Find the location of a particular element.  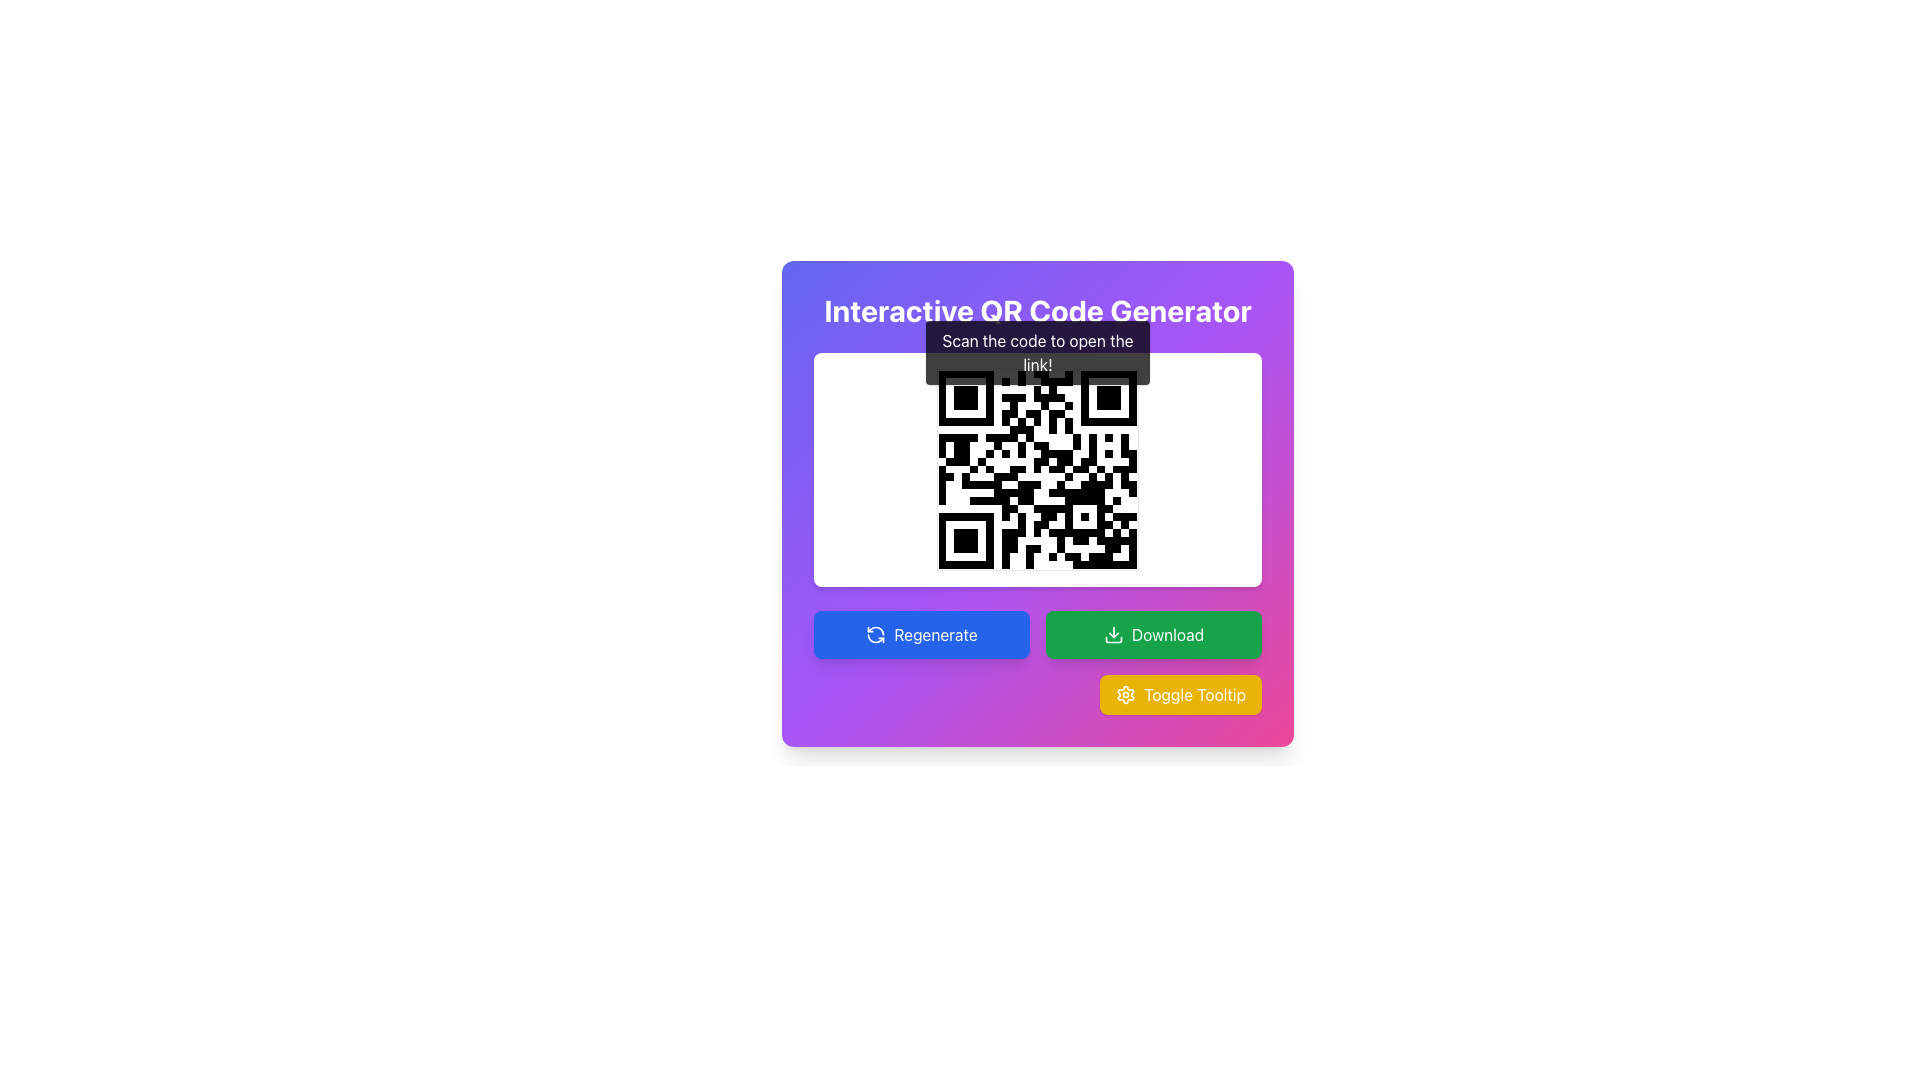

the gear-shaped icon located to the left of the 'Toggle Tooltip' text within the yellow button at the bottom-right of the card interface to interact is located at coordinates (1126, 693).